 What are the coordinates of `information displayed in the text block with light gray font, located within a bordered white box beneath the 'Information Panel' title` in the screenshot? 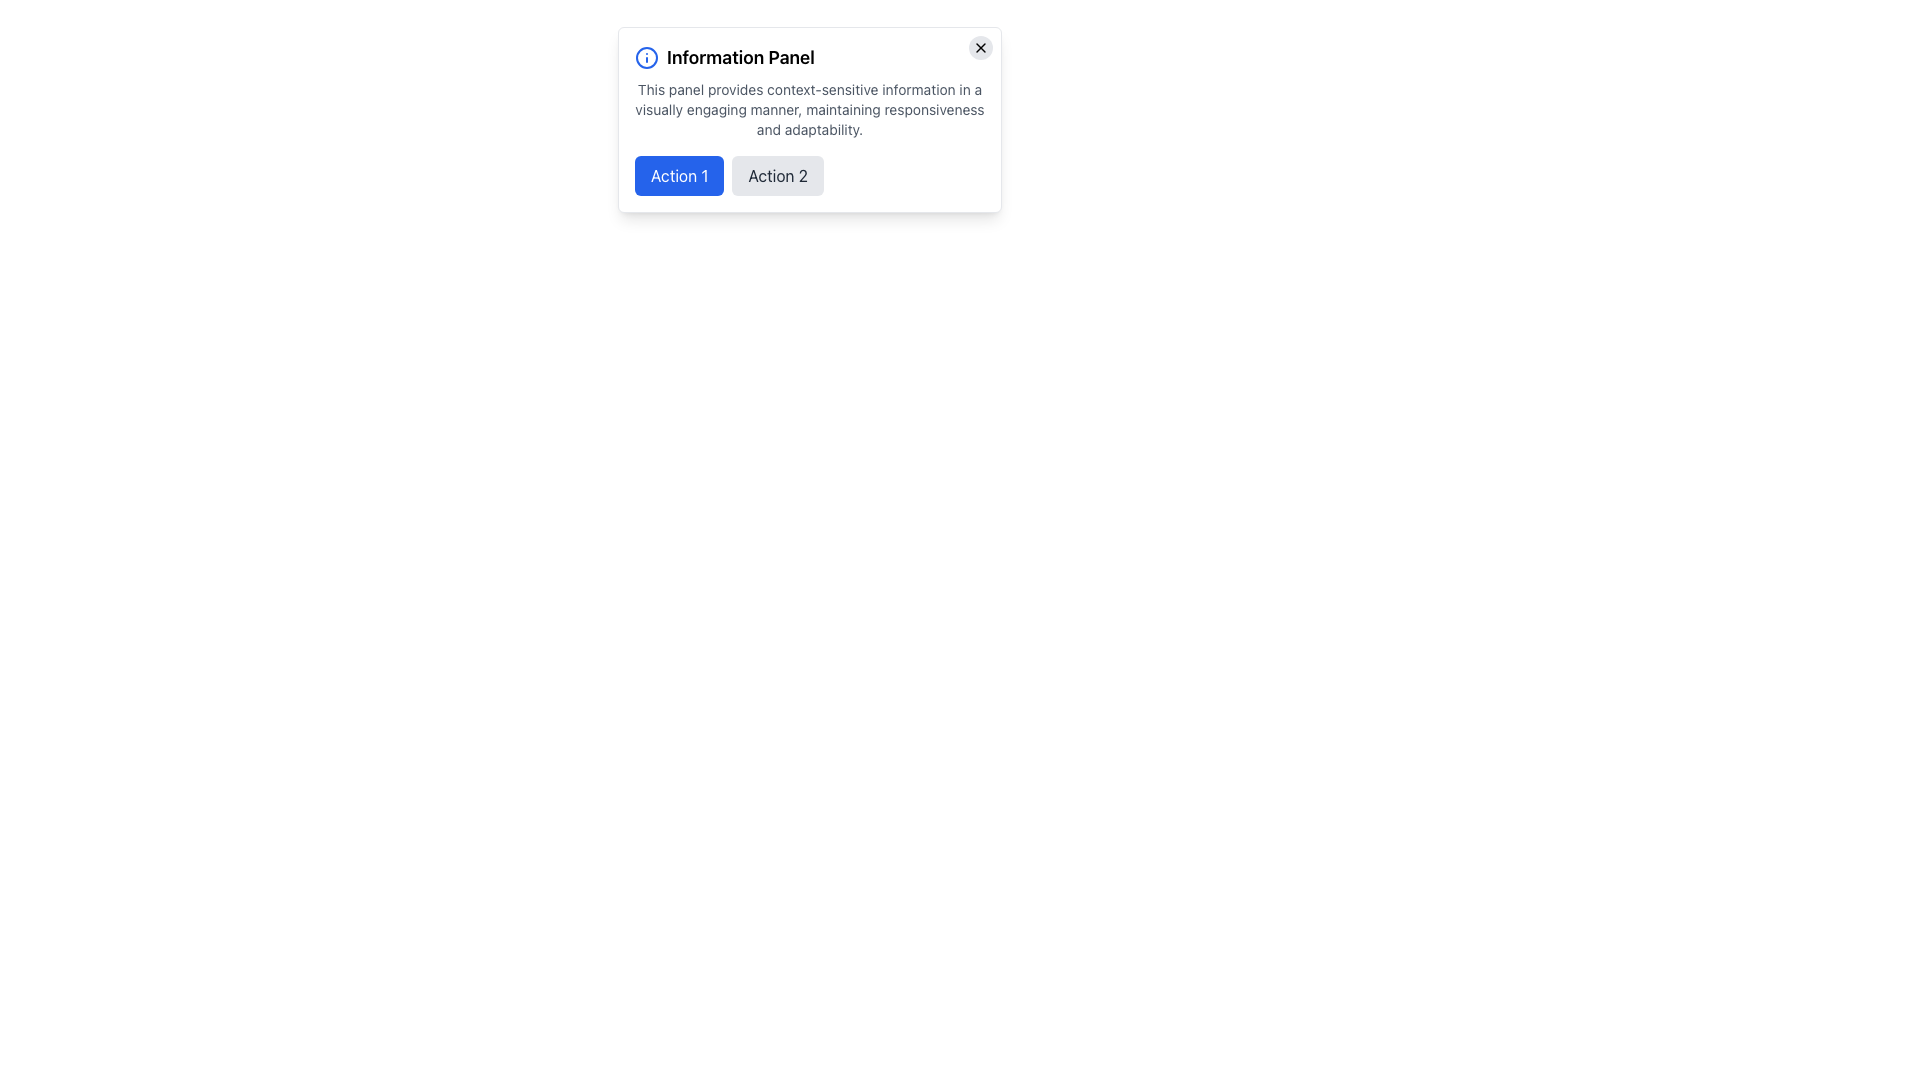 It's located at (810, 110).